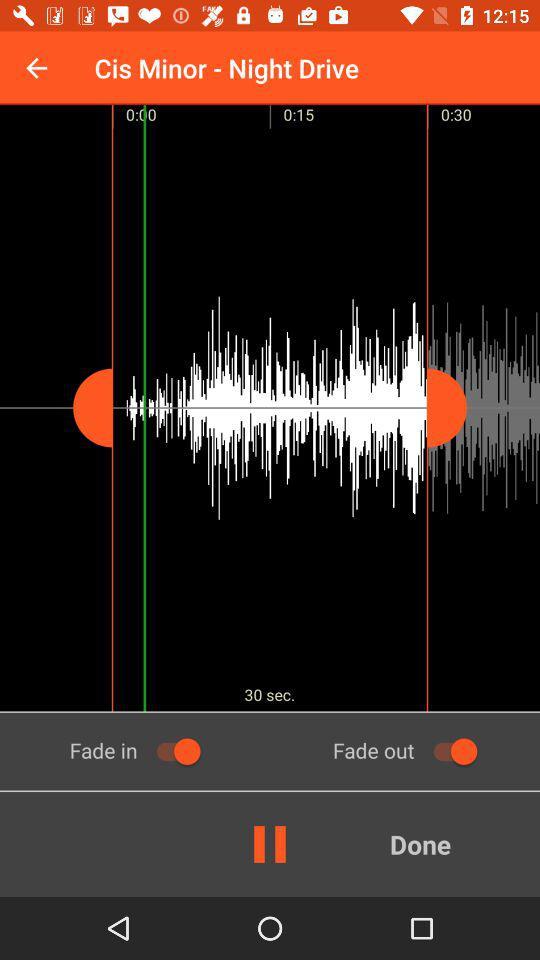  What do you see at coordinates (36, 68) in the screenshot?
I see `the icon to the left of cis minor night` at bounding box center [36, 68].